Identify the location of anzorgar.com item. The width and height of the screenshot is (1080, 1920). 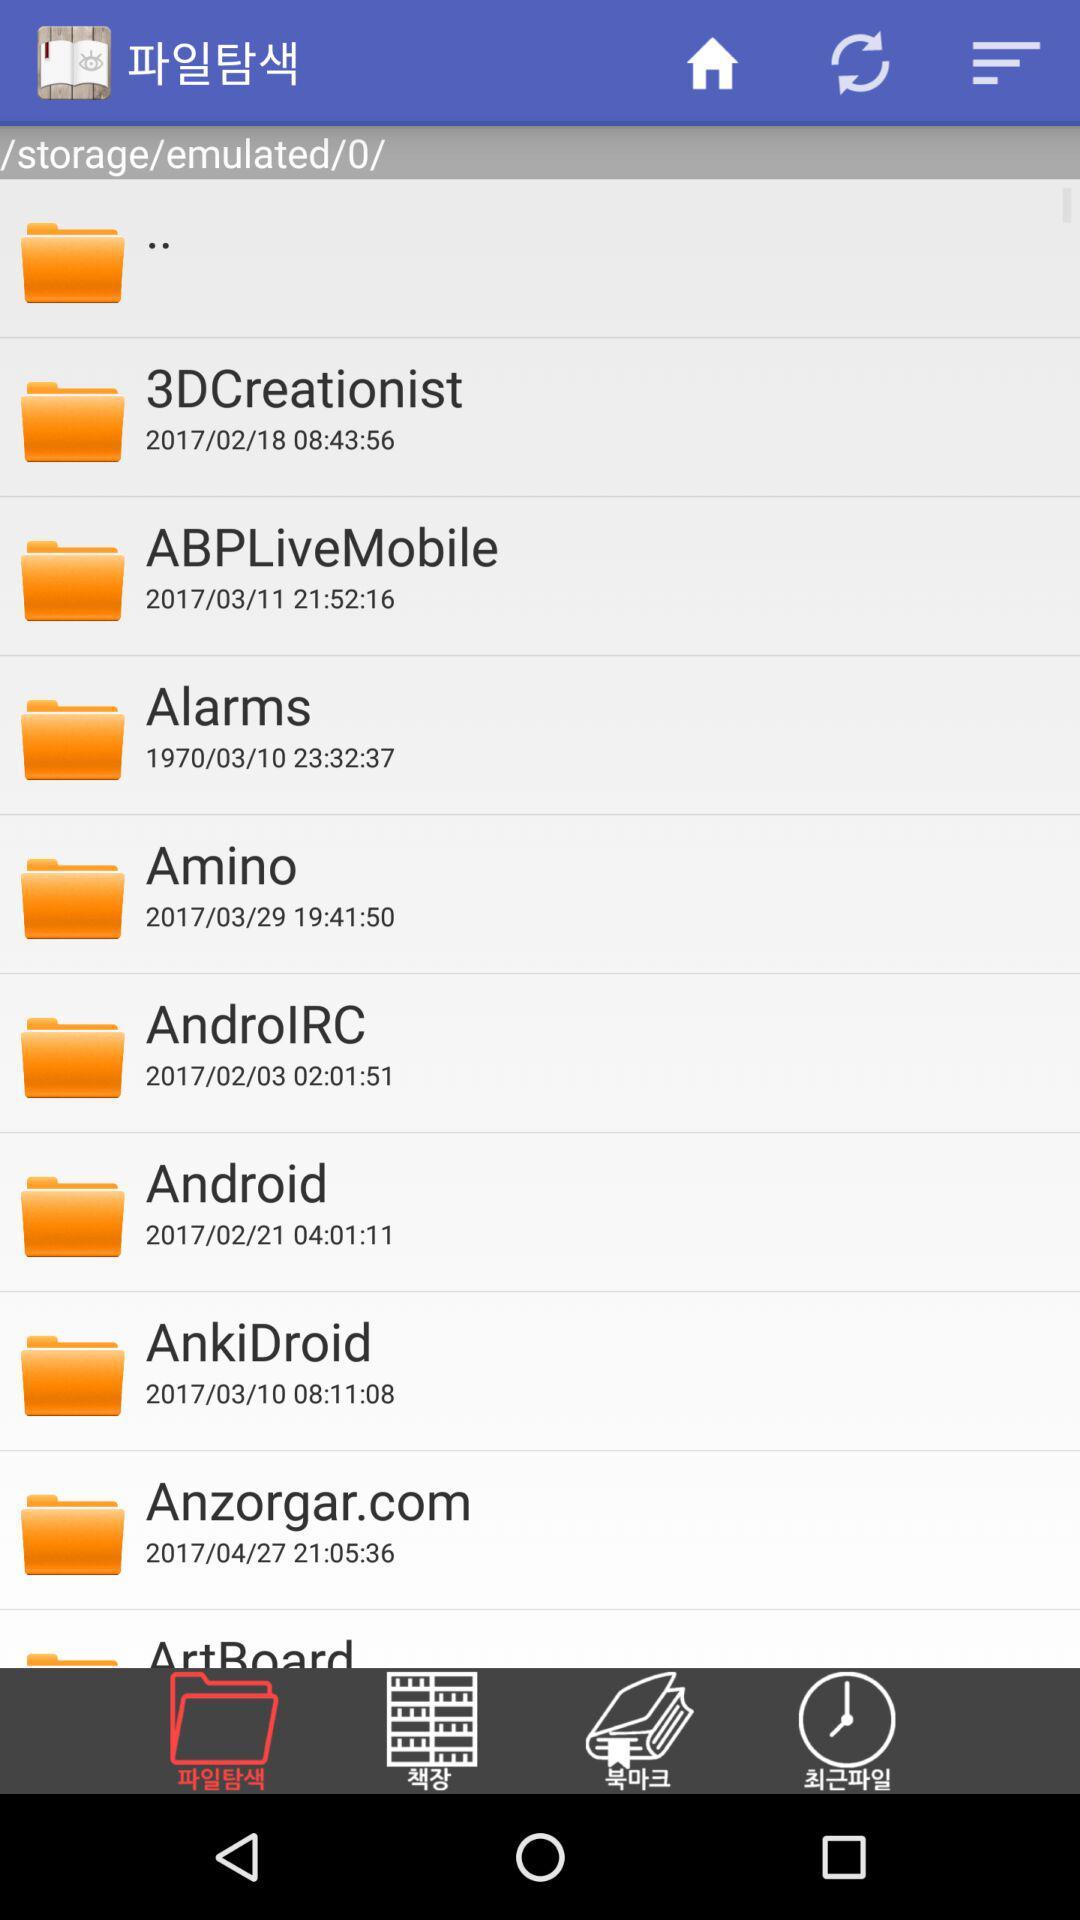
(598, 1499).